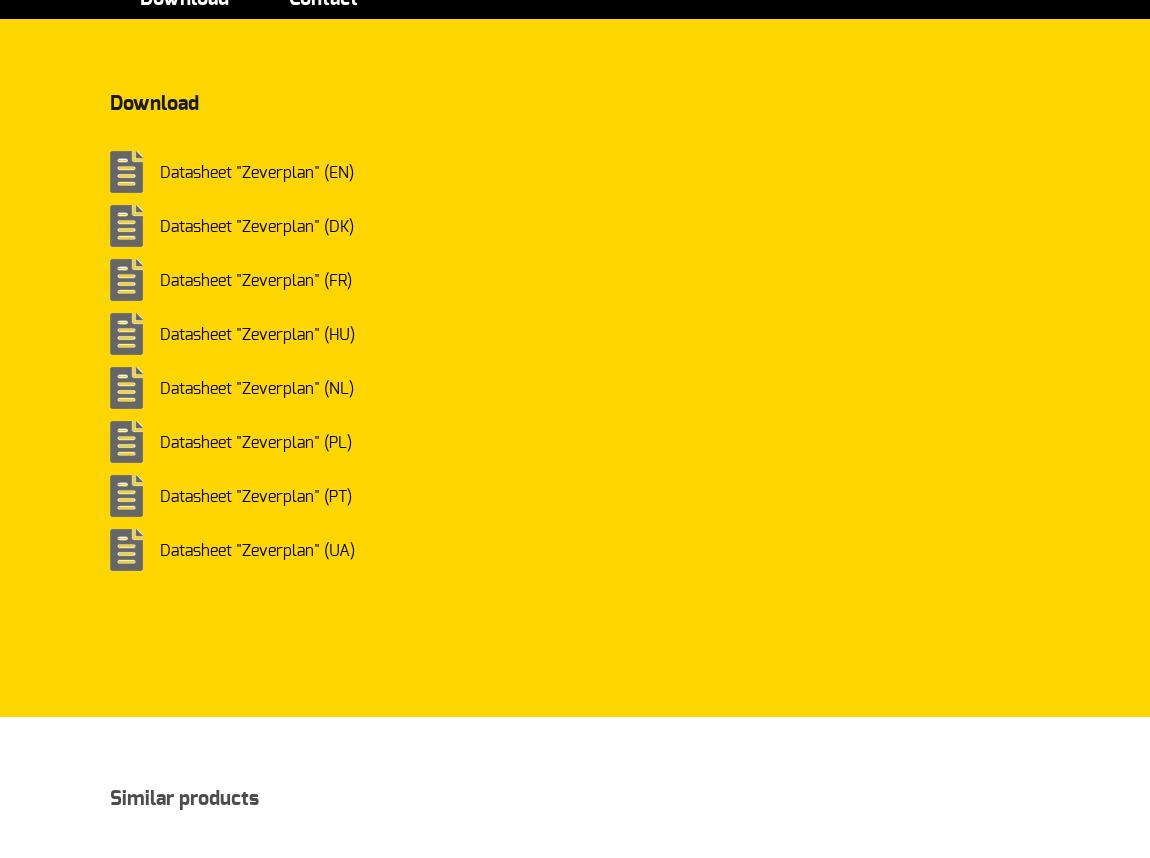  Describe the element at coordinates (153, 103) in the screenshot. I see `'Download'` at that location.